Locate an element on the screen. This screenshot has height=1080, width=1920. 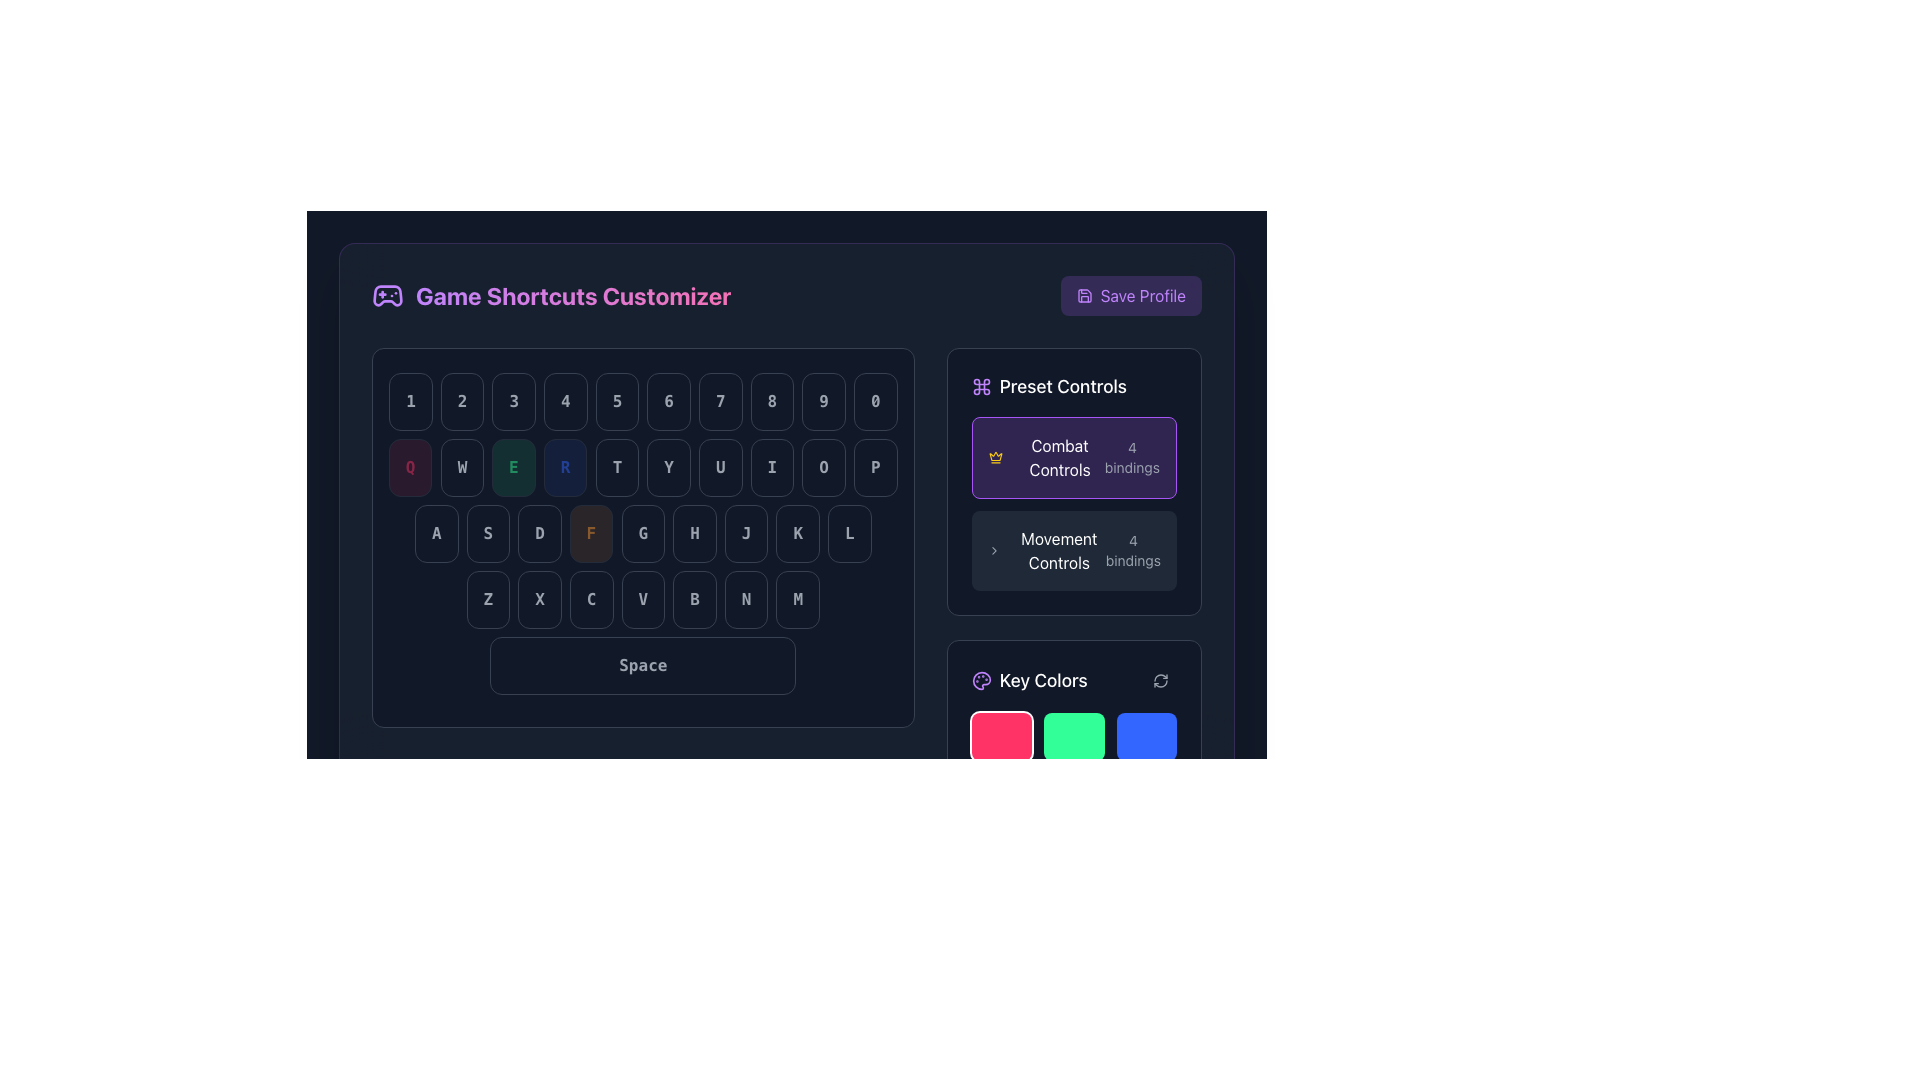
the second button in the first row of the 'Key Colors' section is located at coordinates (1073, 736).